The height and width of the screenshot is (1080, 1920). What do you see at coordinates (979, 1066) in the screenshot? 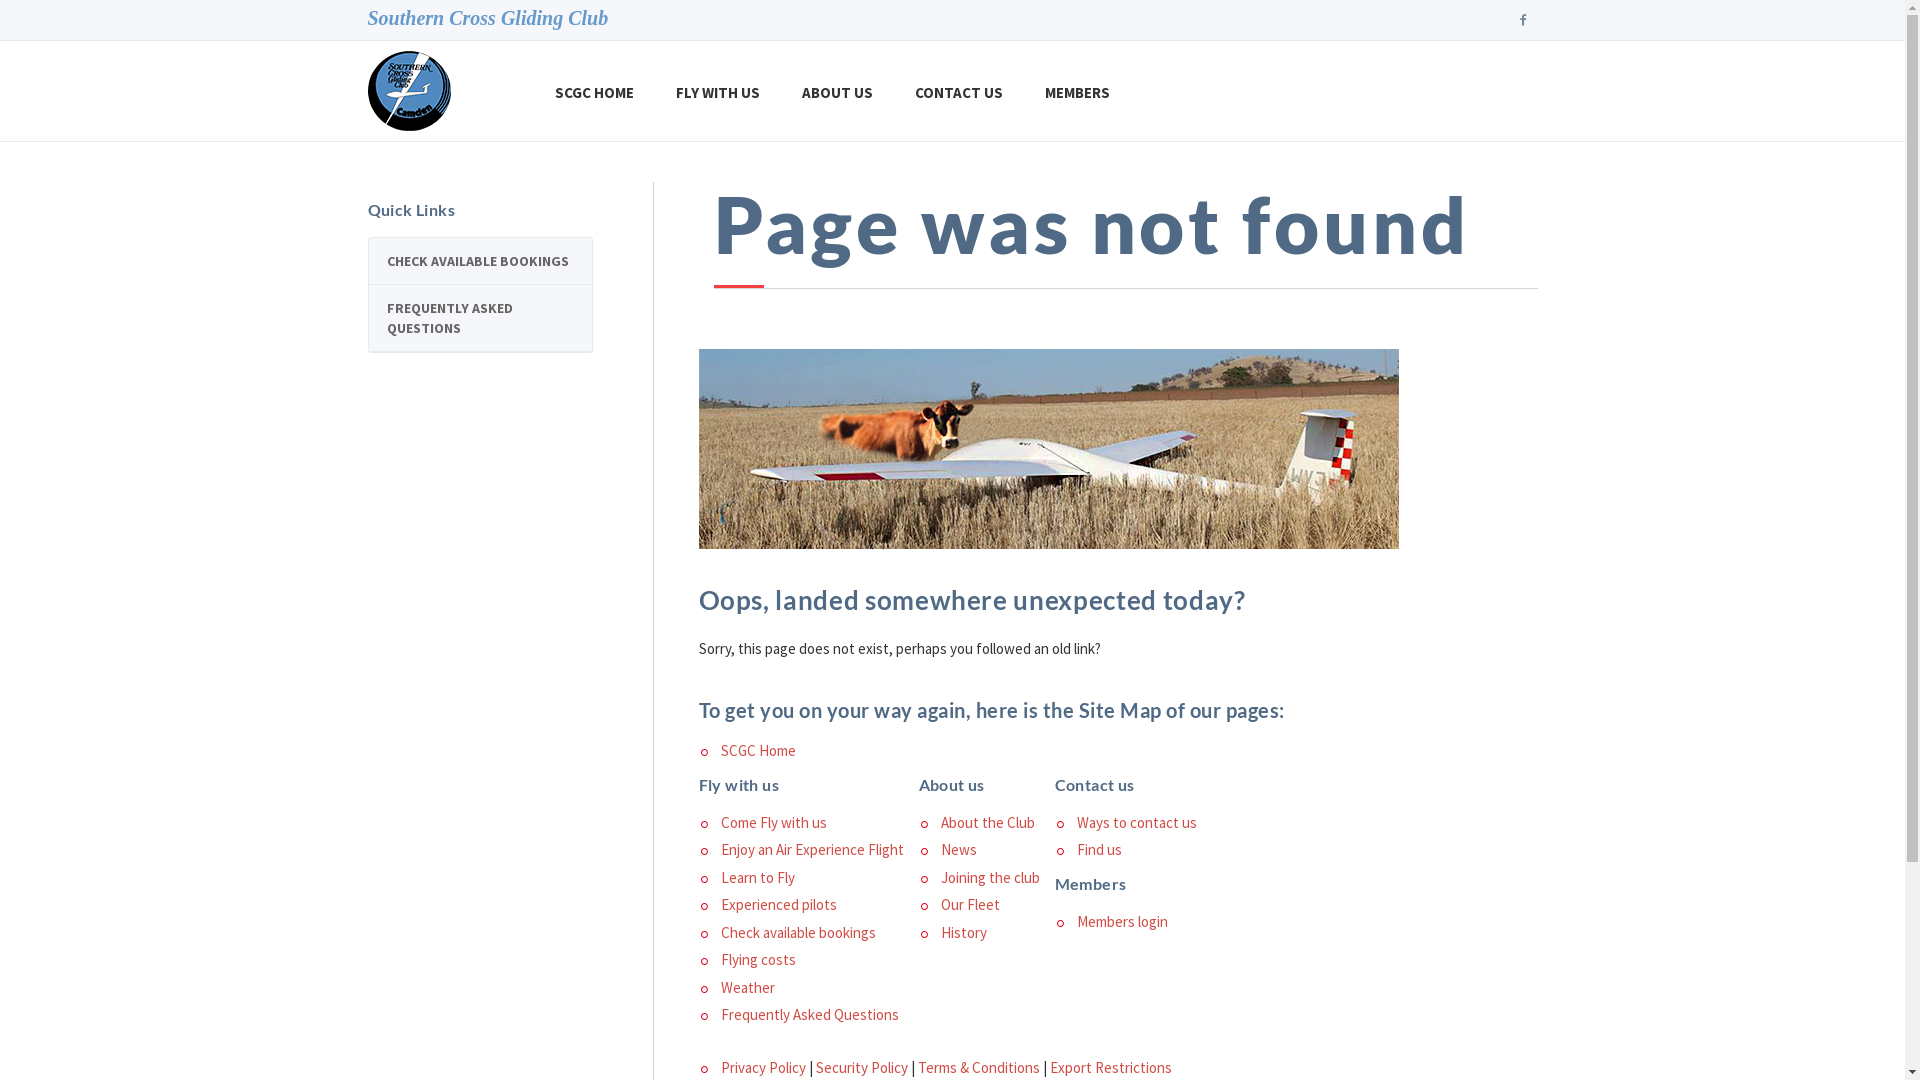
I see `'Terms & Conditions'` at bounding box center [979, 1066].